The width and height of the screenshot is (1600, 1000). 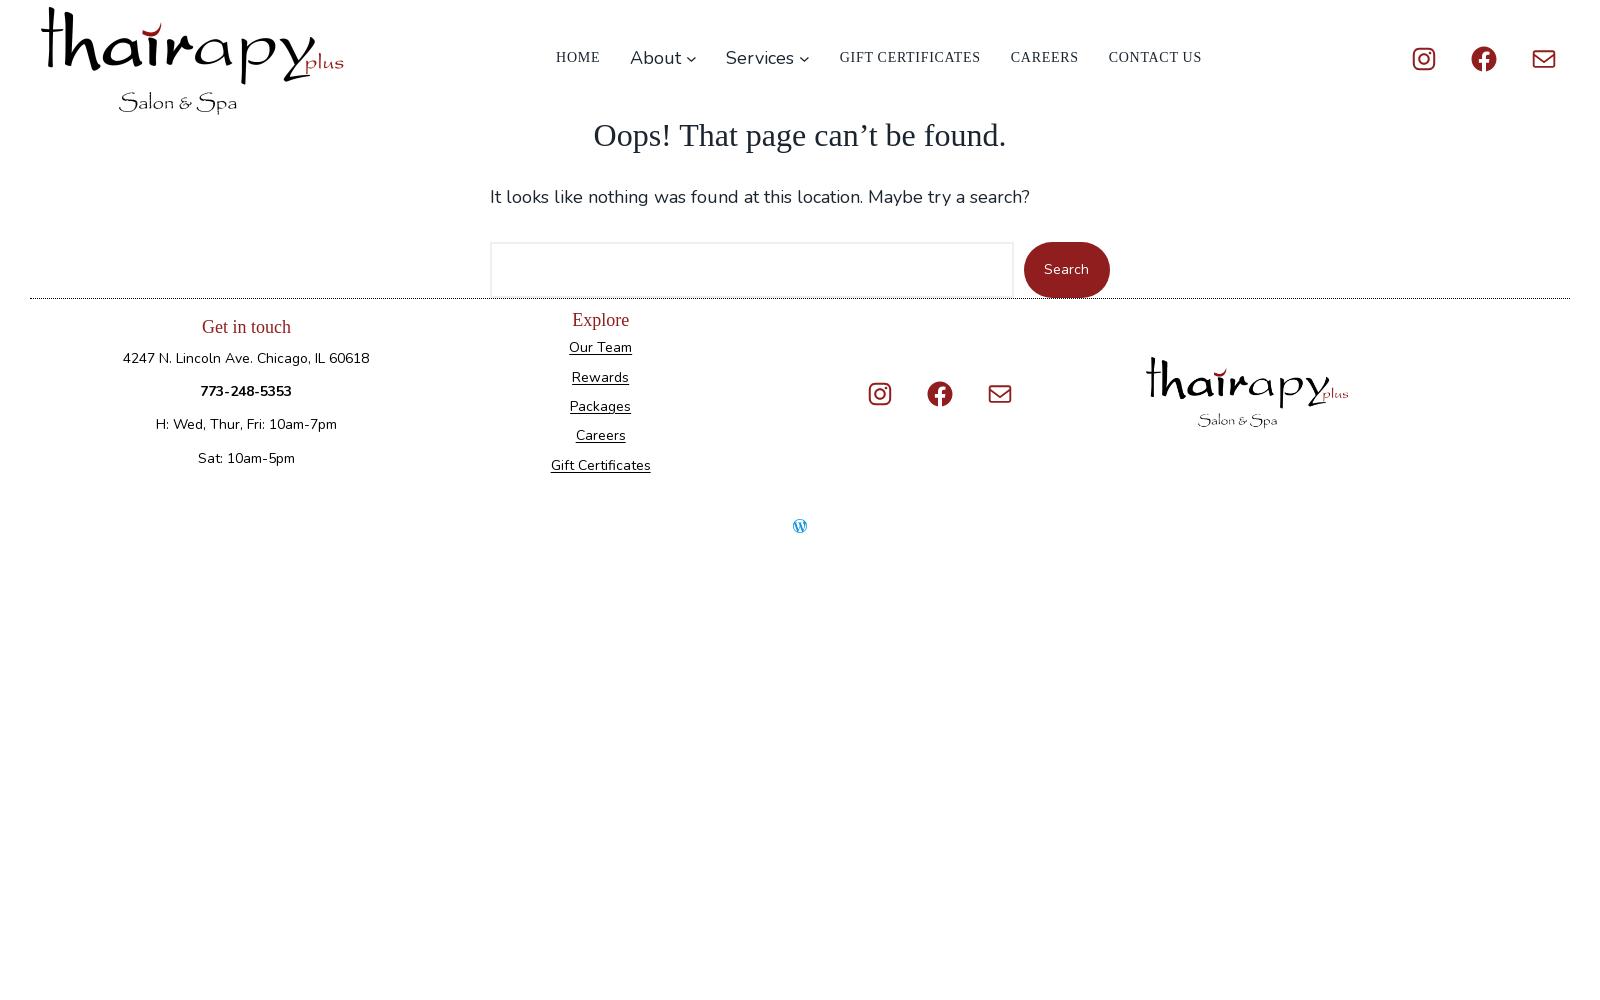 I want to click on 'Search', so click(x=1066, y=268).